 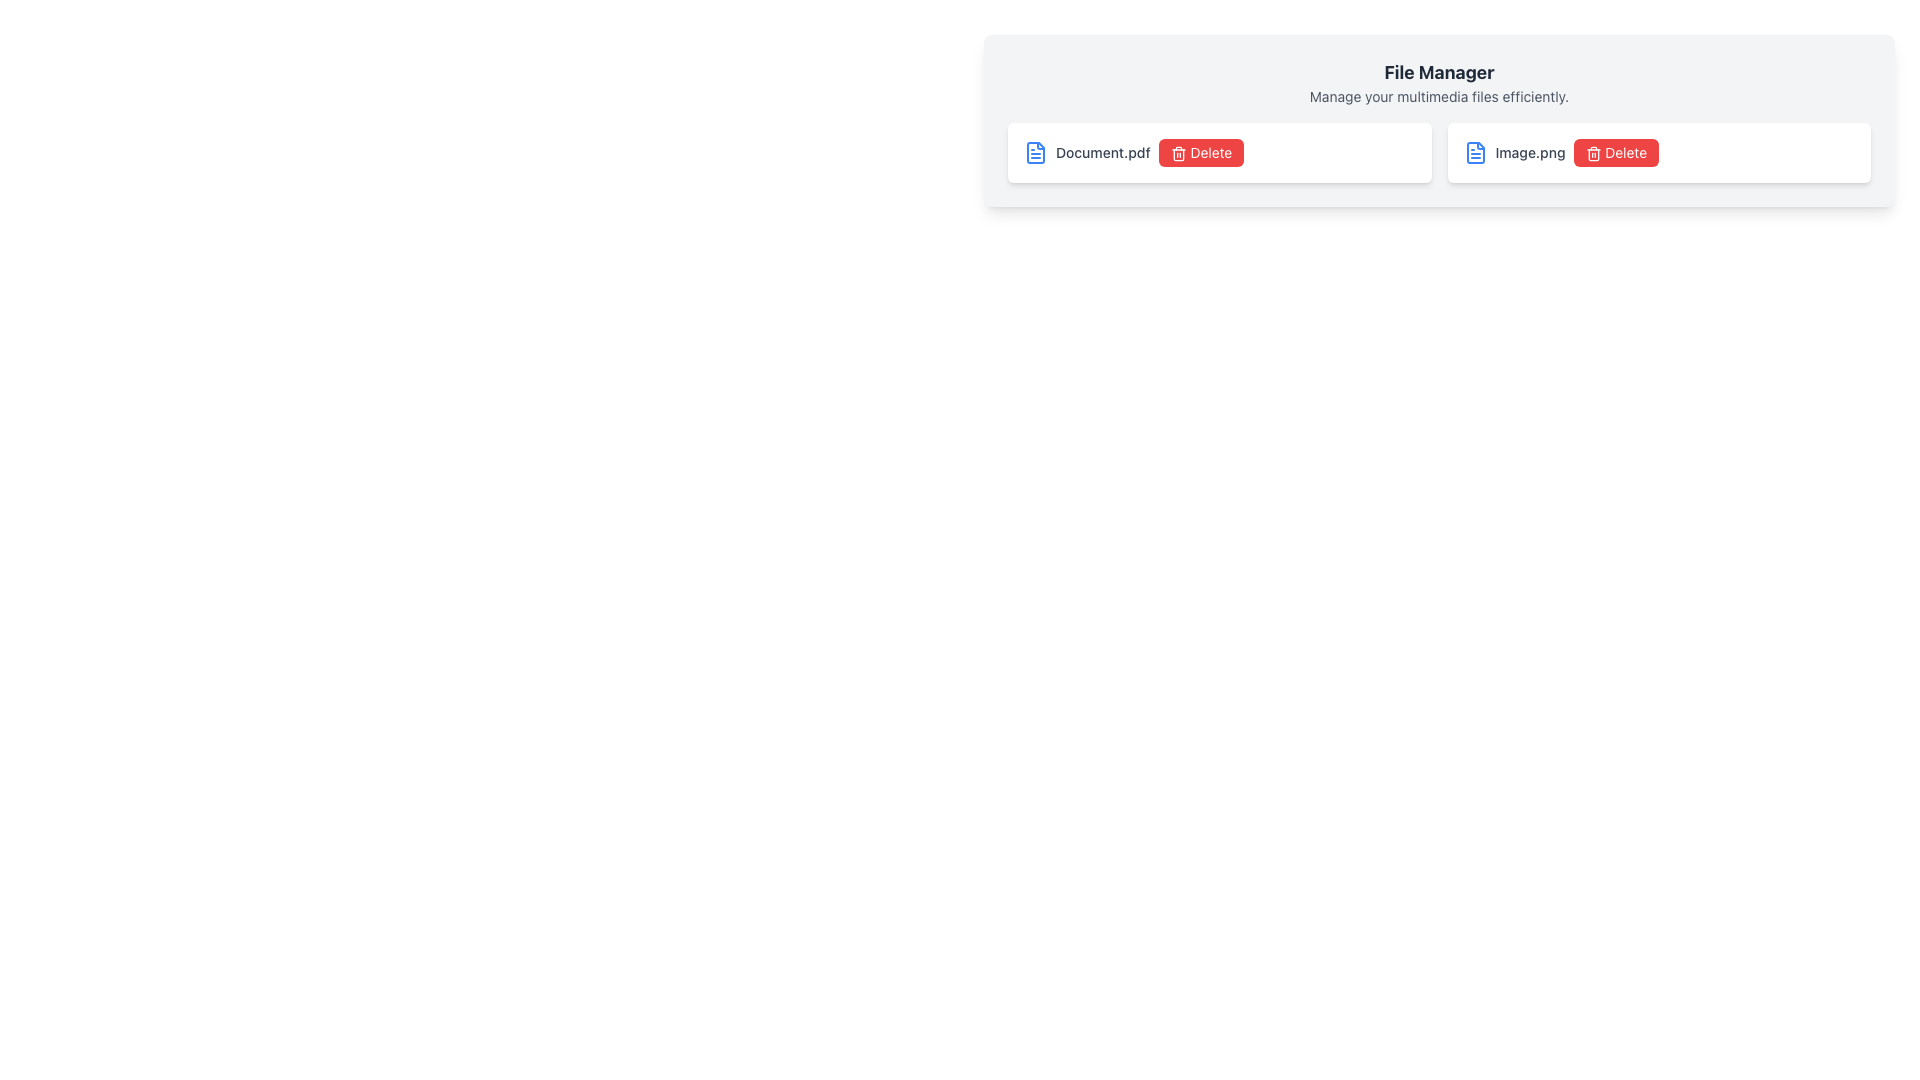 I want to click on the delete icon located centrally inside the right portion of the 'Delete' button next to 'Document.pdf' in the file manager interface, so click(x=1178, y=153).